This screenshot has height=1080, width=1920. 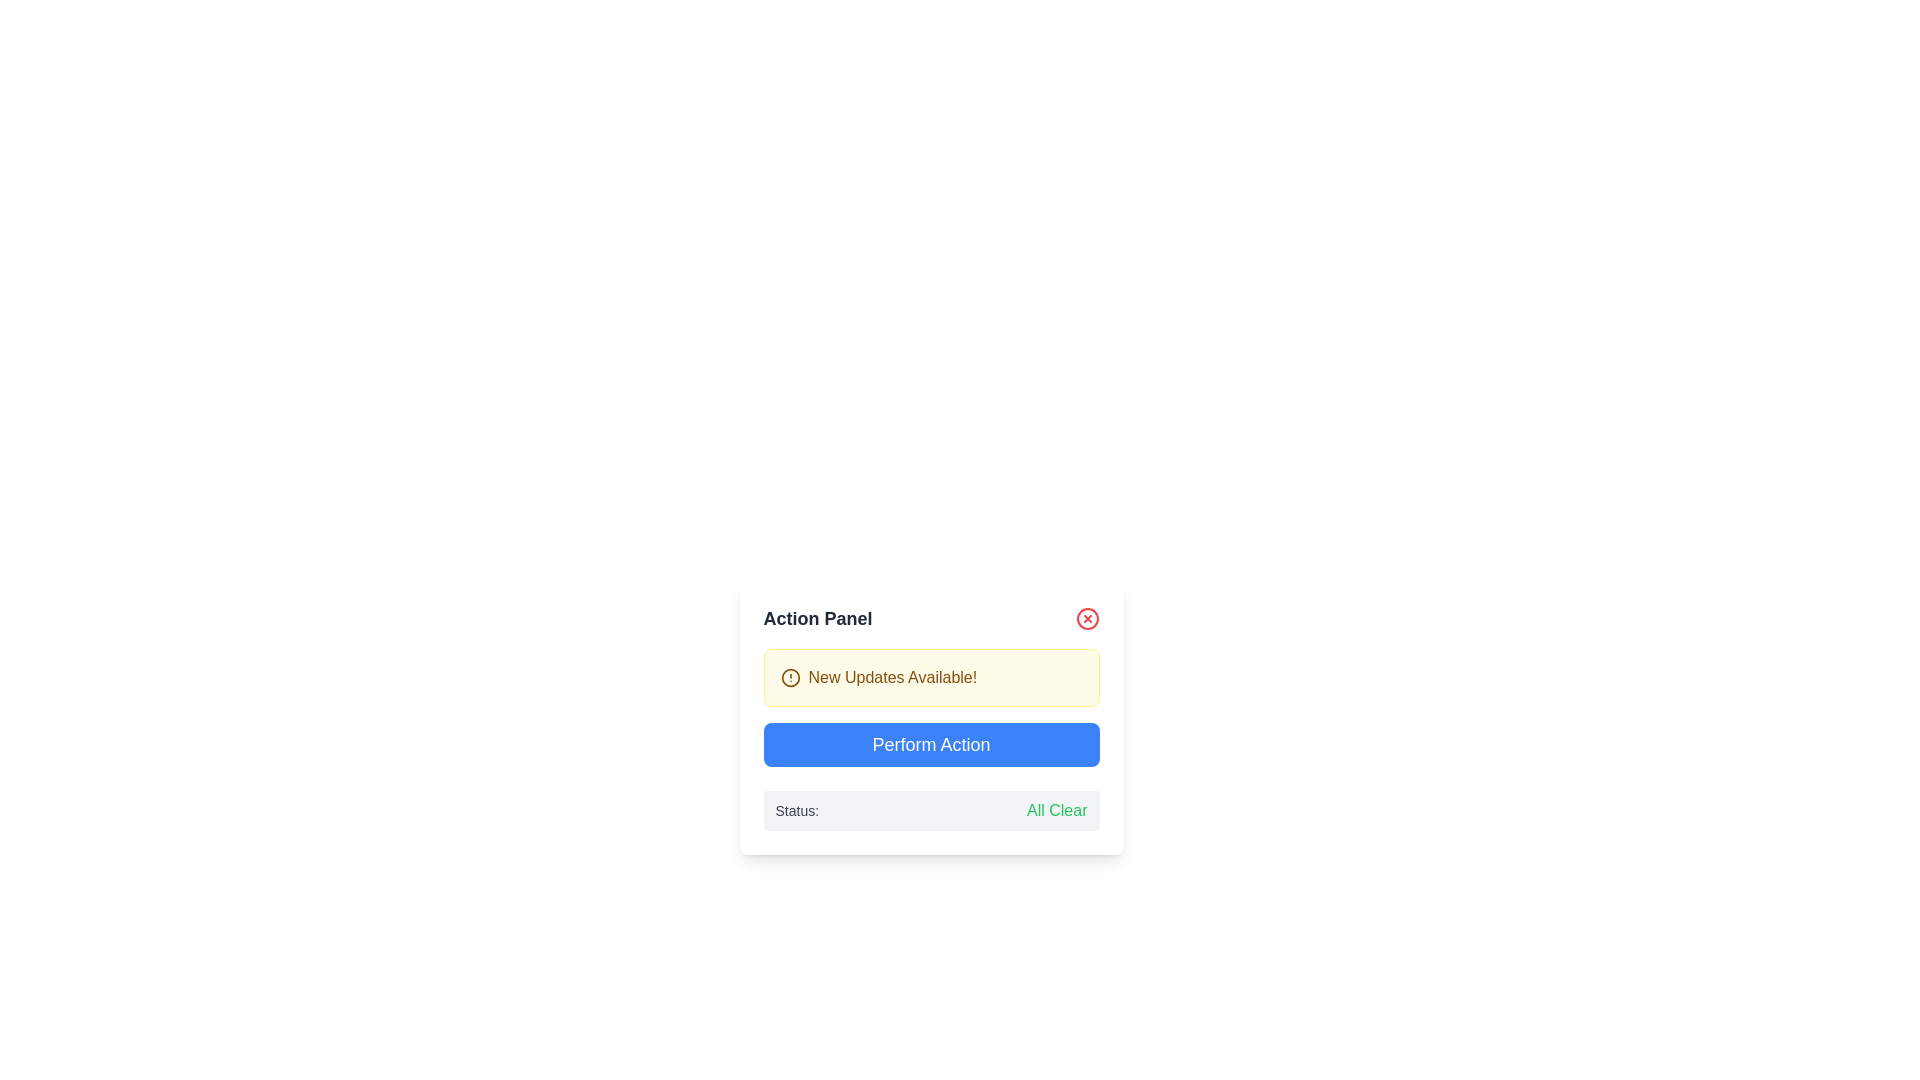 I want to click on text label that displays 'New Updates Available!' which is styled in a yellow-highlighted box and located in the upper section of the 'Action Panel' card, to the right of a circular alert icon, so click(x=891, y=677).